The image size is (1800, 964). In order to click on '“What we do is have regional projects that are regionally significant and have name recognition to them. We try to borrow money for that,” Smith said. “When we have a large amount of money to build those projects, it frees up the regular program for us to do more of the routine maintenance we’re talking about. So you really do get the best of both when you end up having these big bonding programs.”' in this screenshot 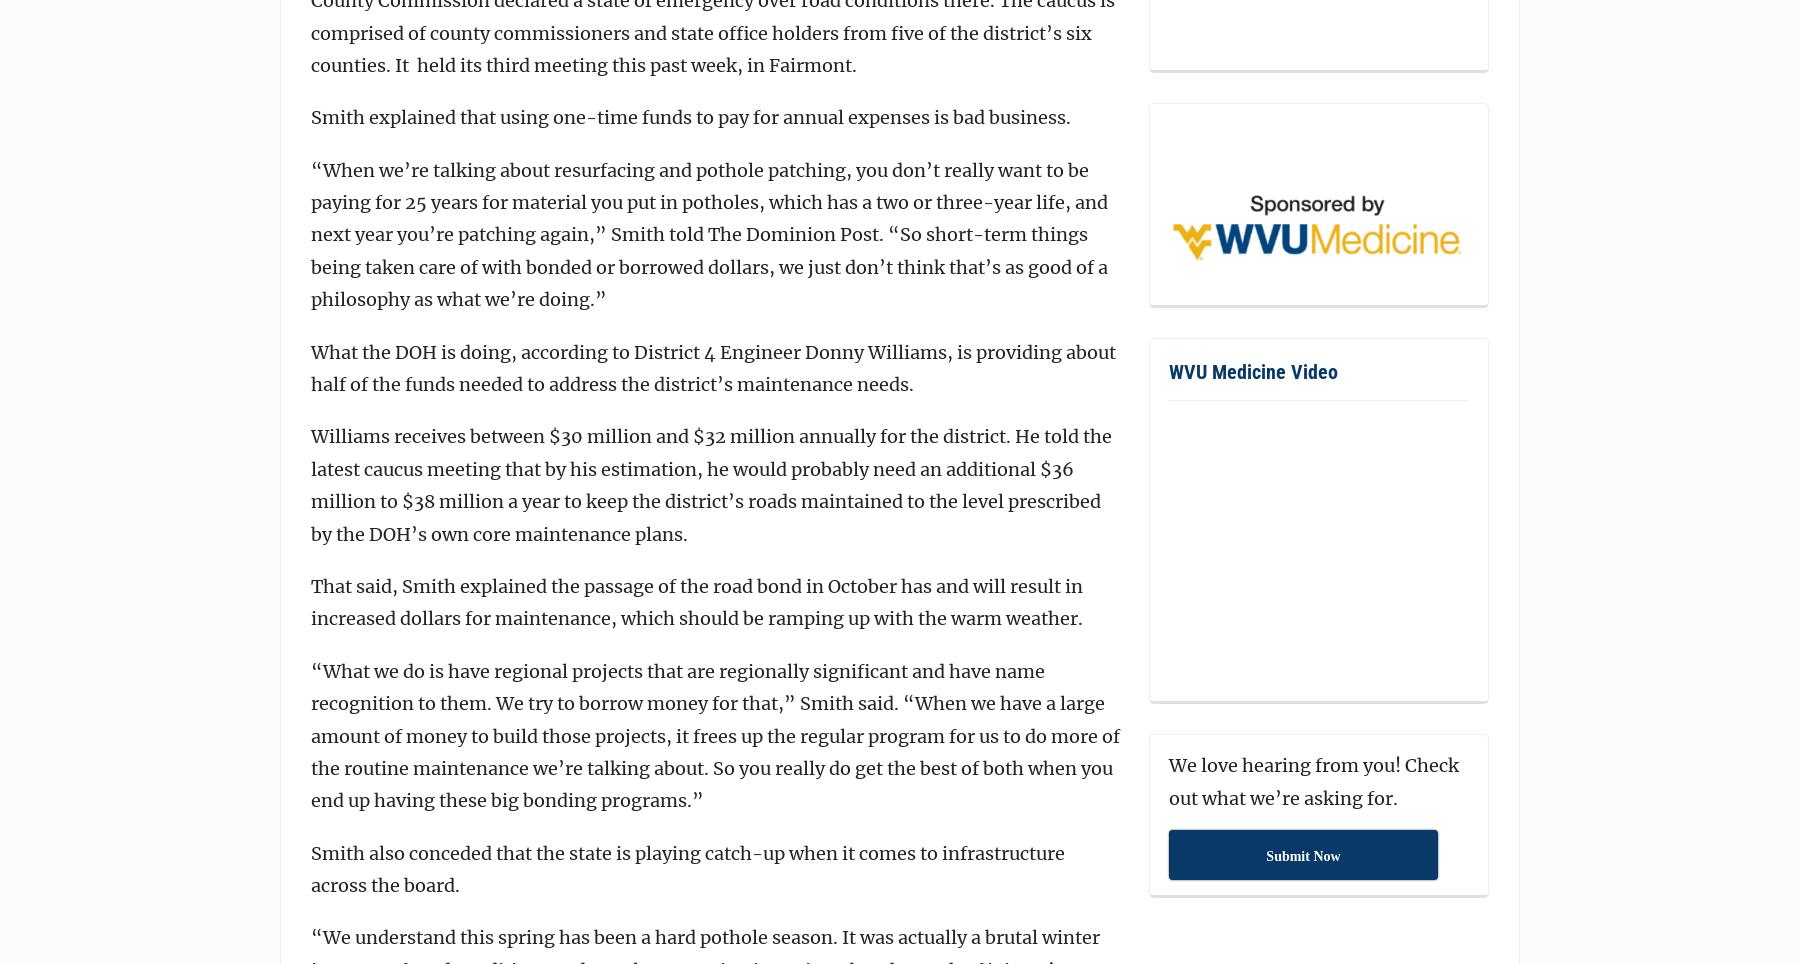, I will do `click(714, 734)`.